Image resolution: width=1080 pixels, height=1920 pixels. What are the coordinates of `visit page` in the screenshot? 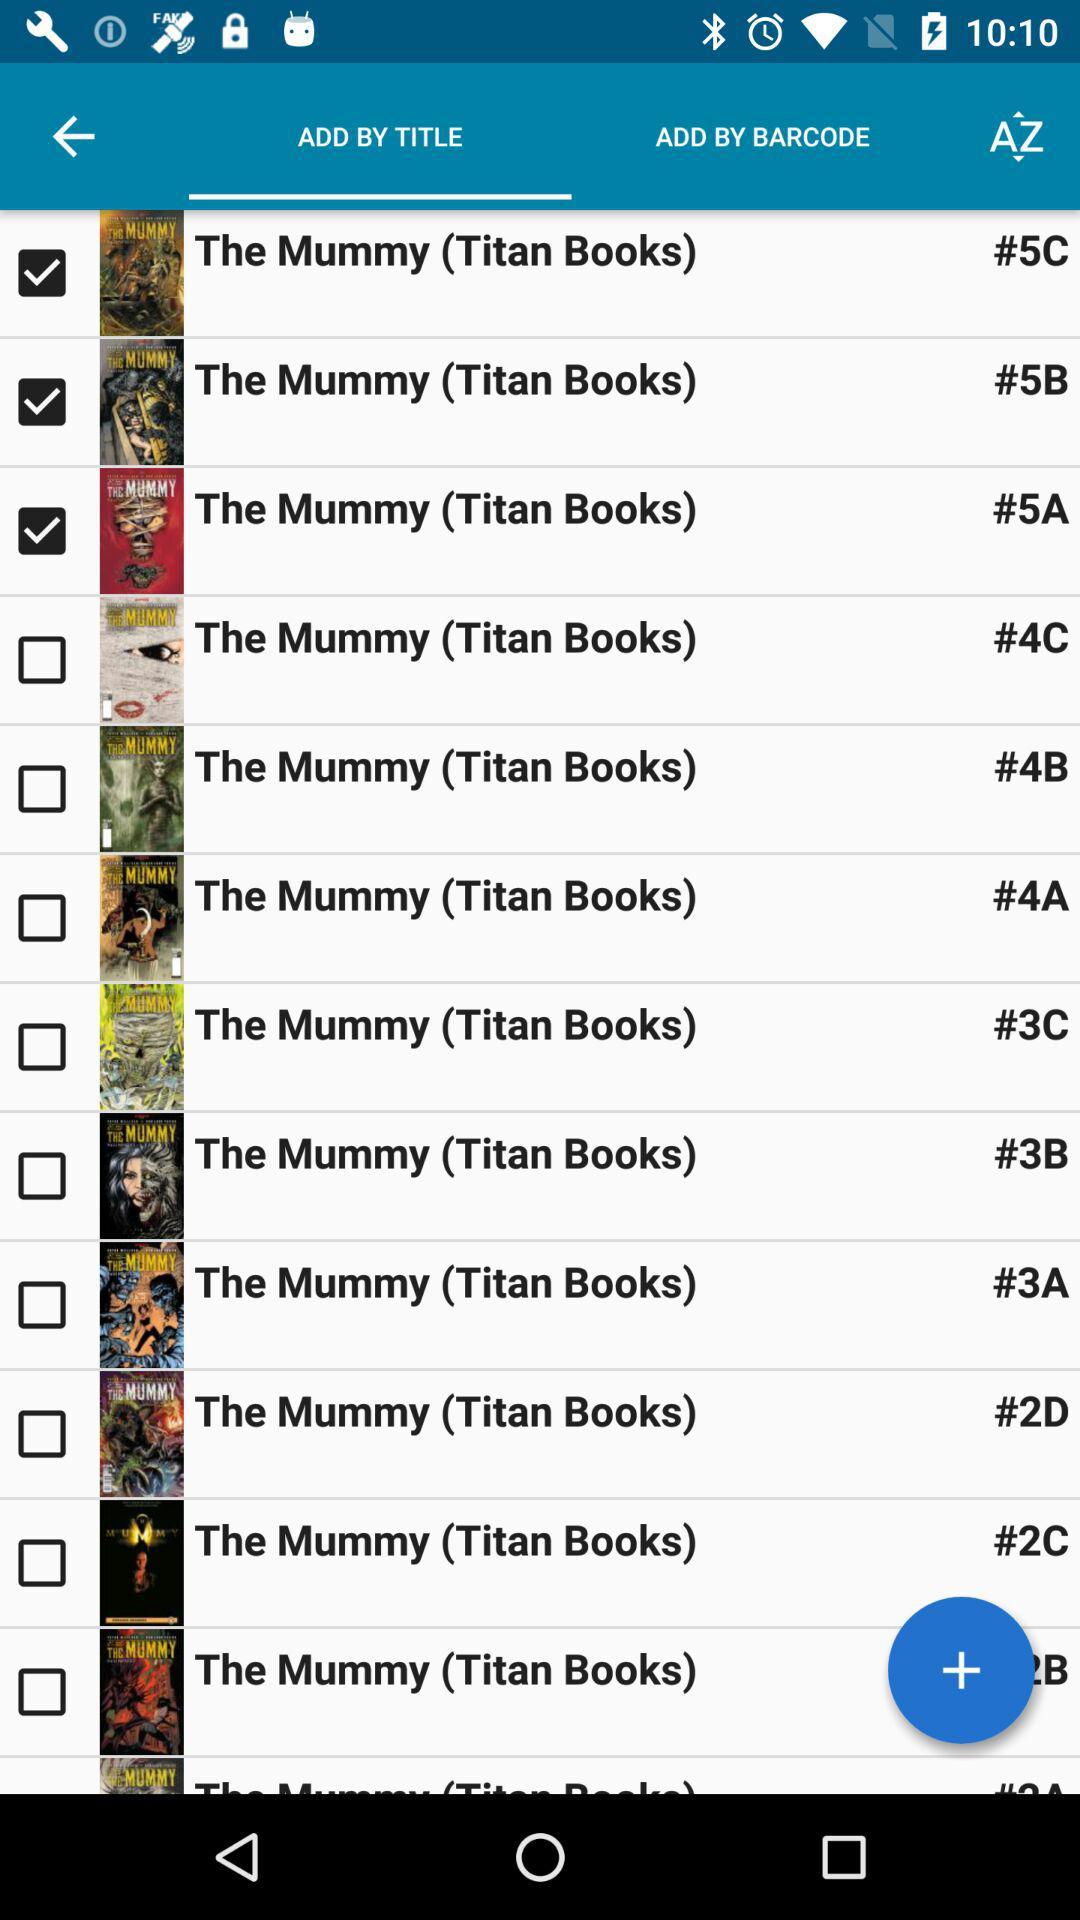 It's located at (140, 1690).